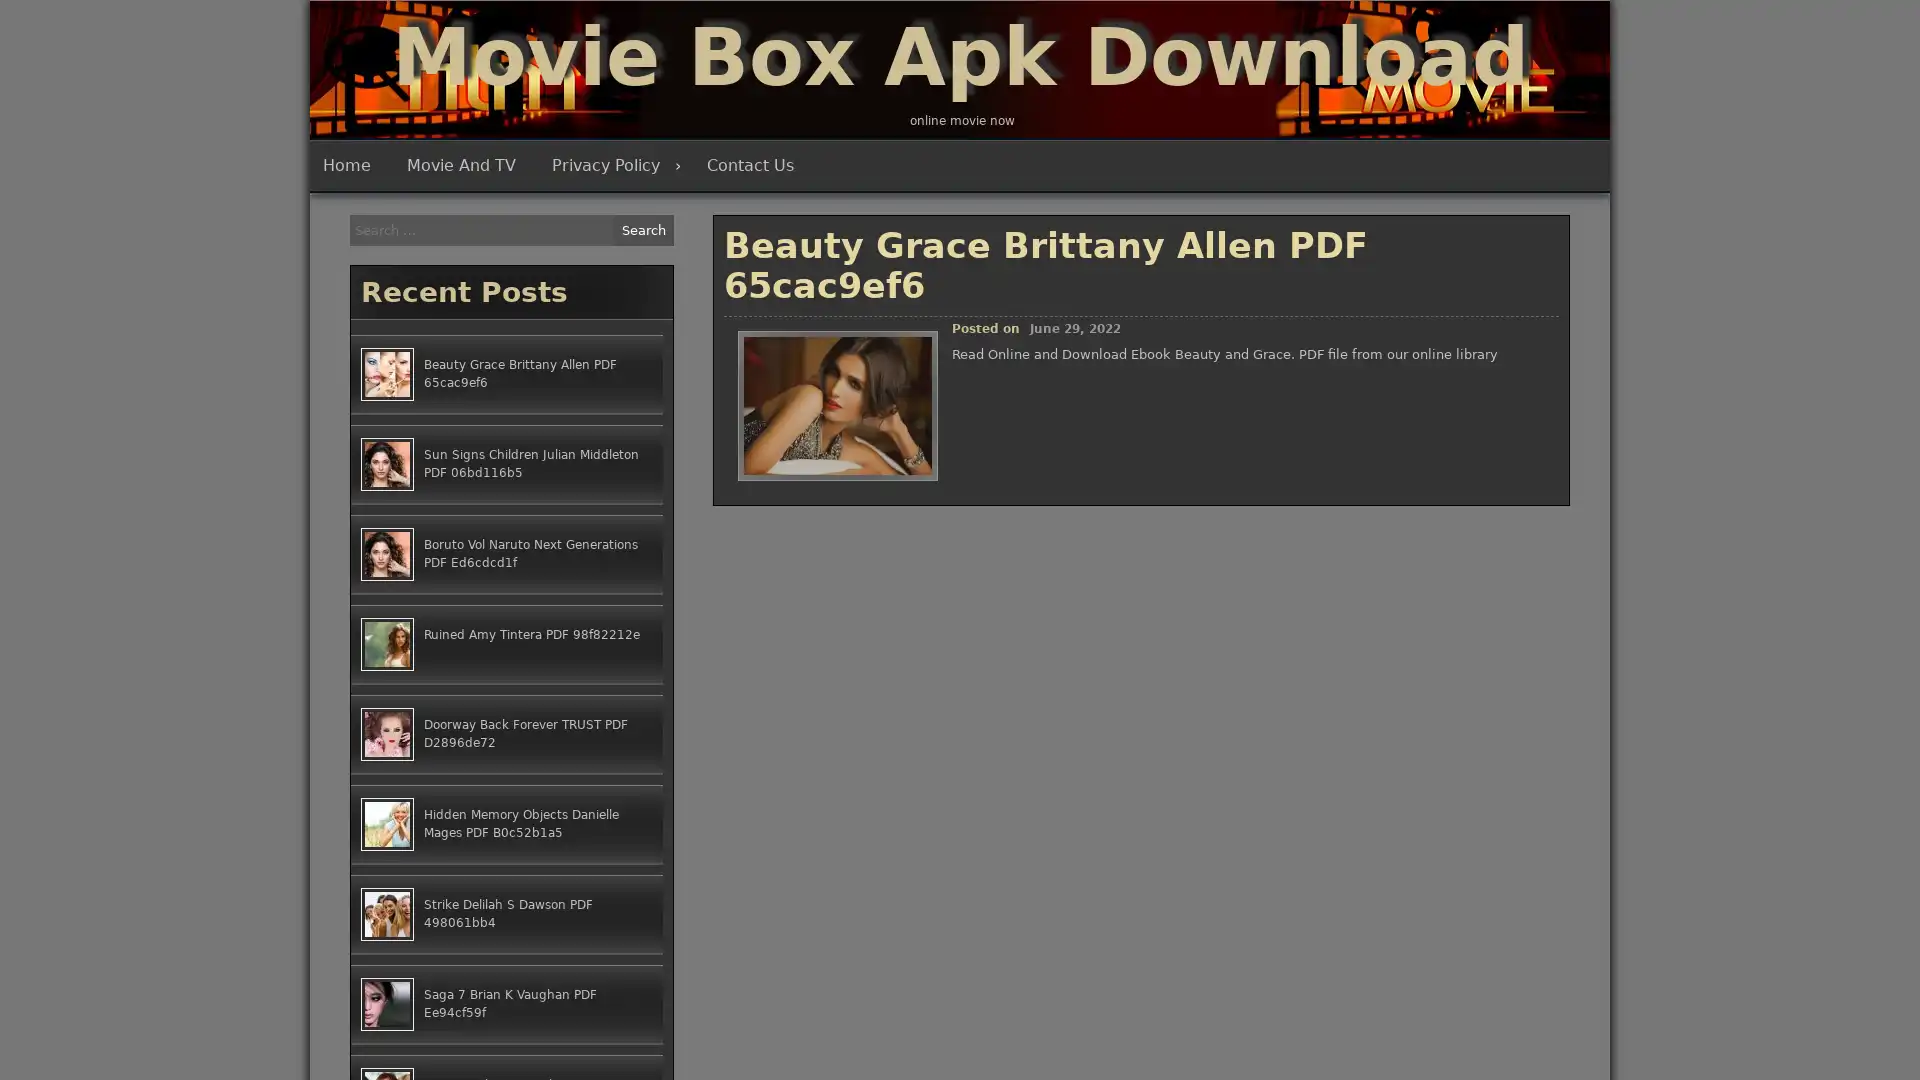 The image size is (1920, 1080). I want to click on Search, so click(643, 229).